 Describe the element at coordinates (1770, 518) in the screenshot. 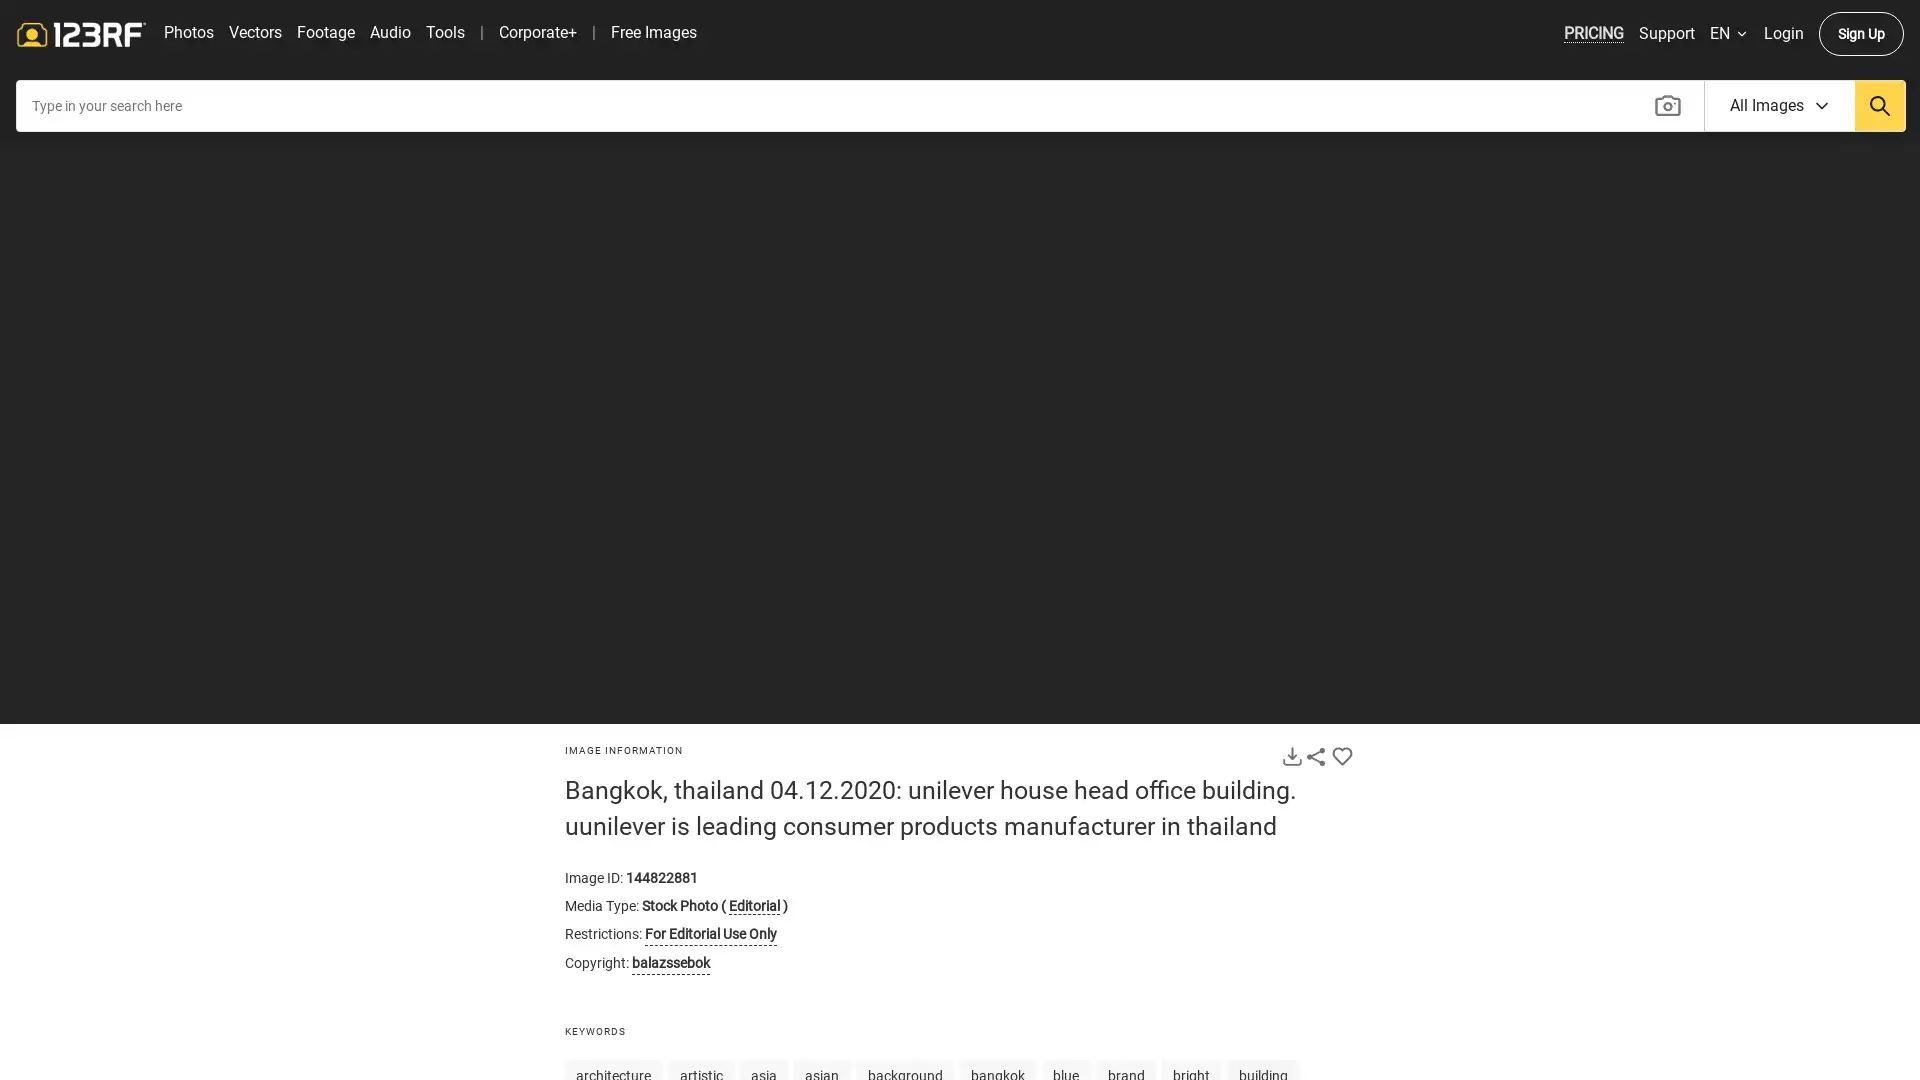

I see `L 5824 x 3880 px  300 dpi 19.41 x 12.93 inches` at that location.